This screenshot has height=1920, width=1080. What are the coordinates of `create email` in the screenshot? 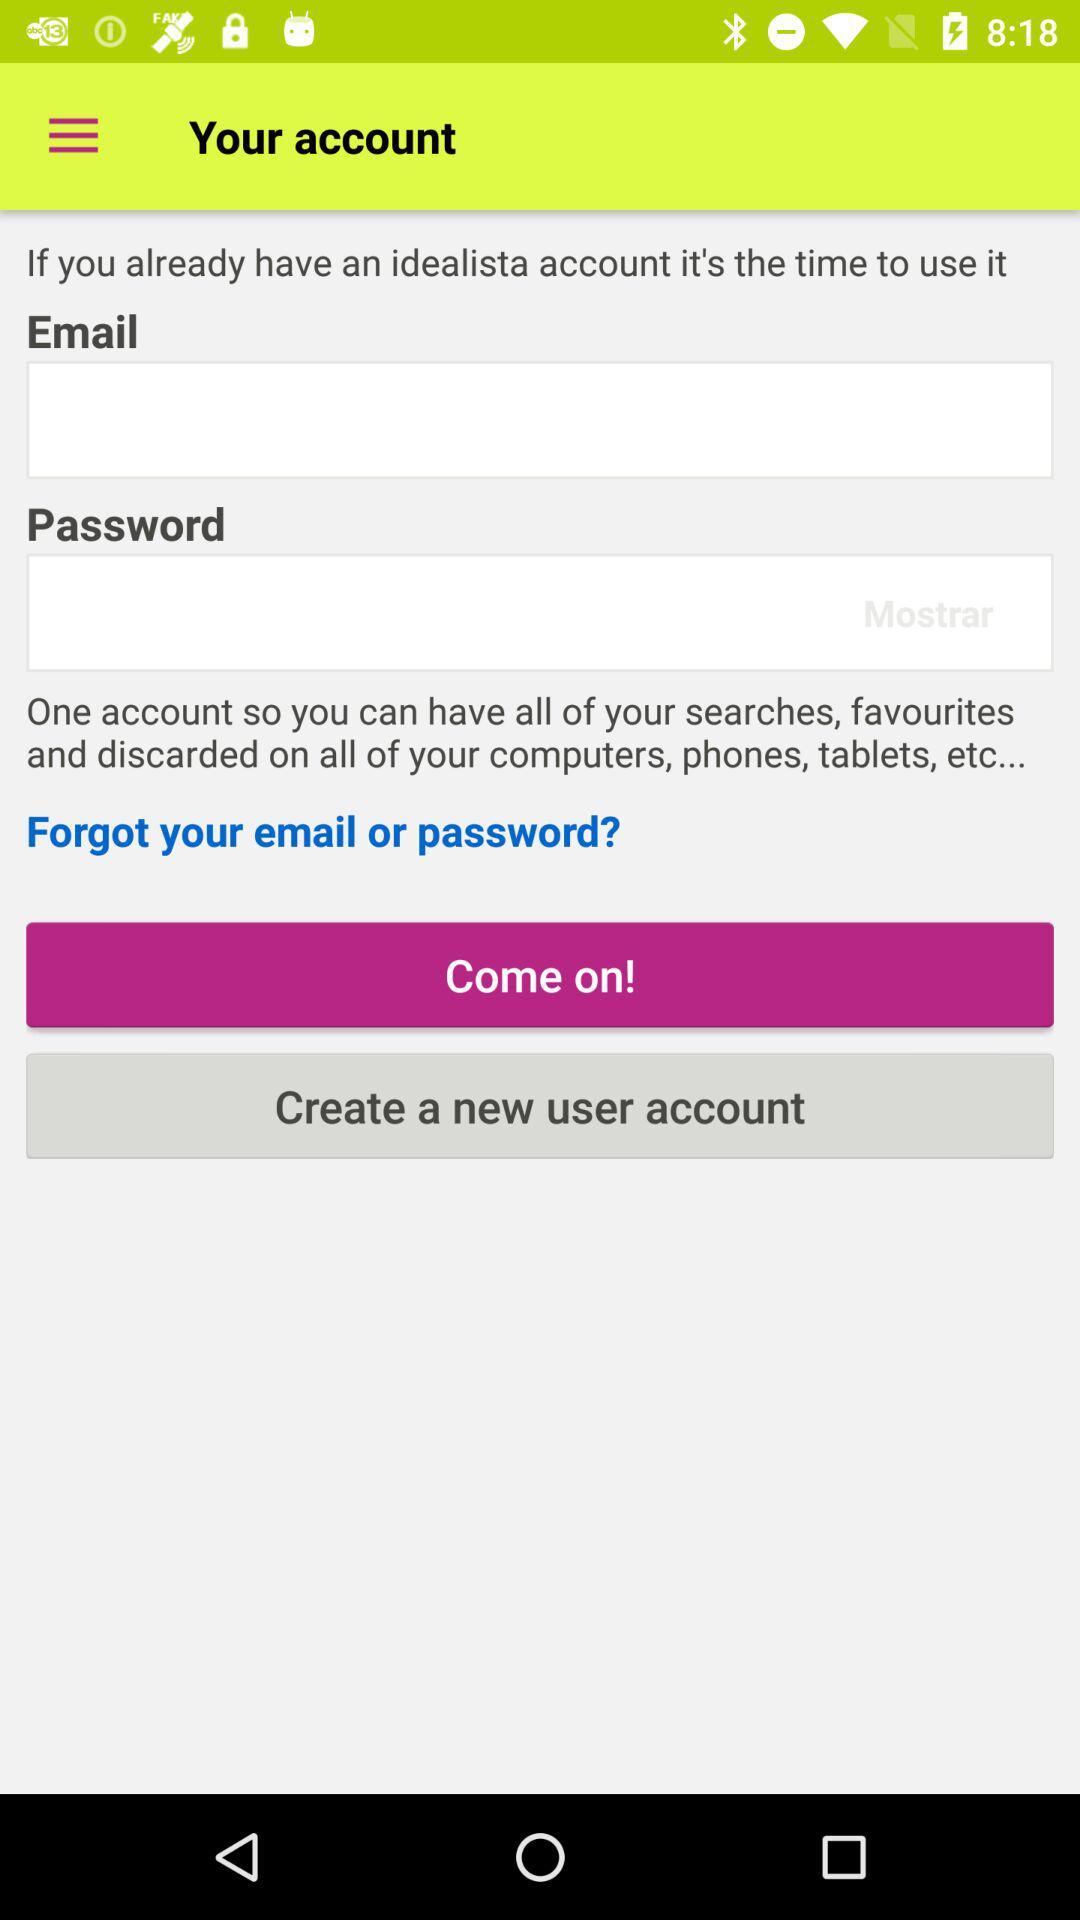 It's located at (540, 419).